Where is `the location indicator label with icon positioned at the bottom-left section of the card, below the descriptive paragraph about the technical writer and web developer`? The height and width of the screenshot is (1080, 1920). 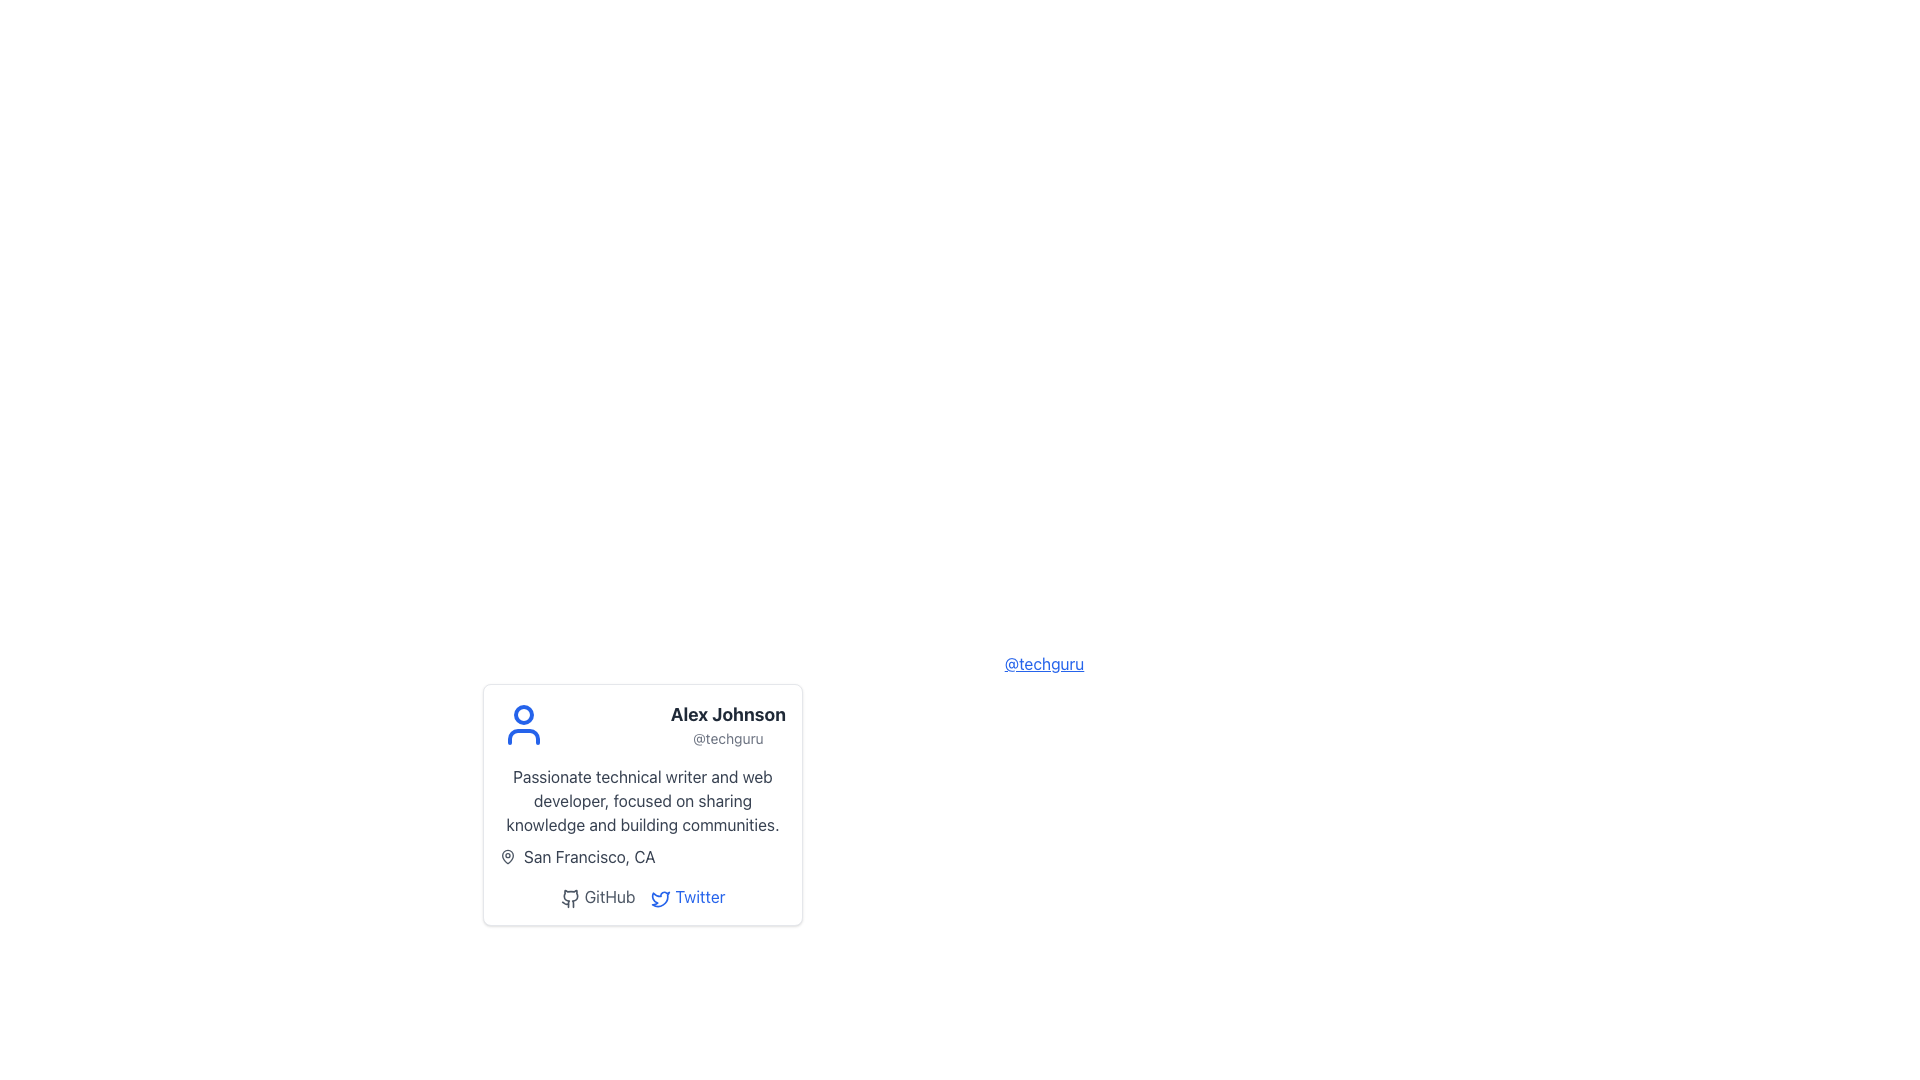 the location indicator label with icon positioned at the bottom-left section of the card, below the descriptive paragraph about the technical writer and web developer is located at coordinates (643, 855).